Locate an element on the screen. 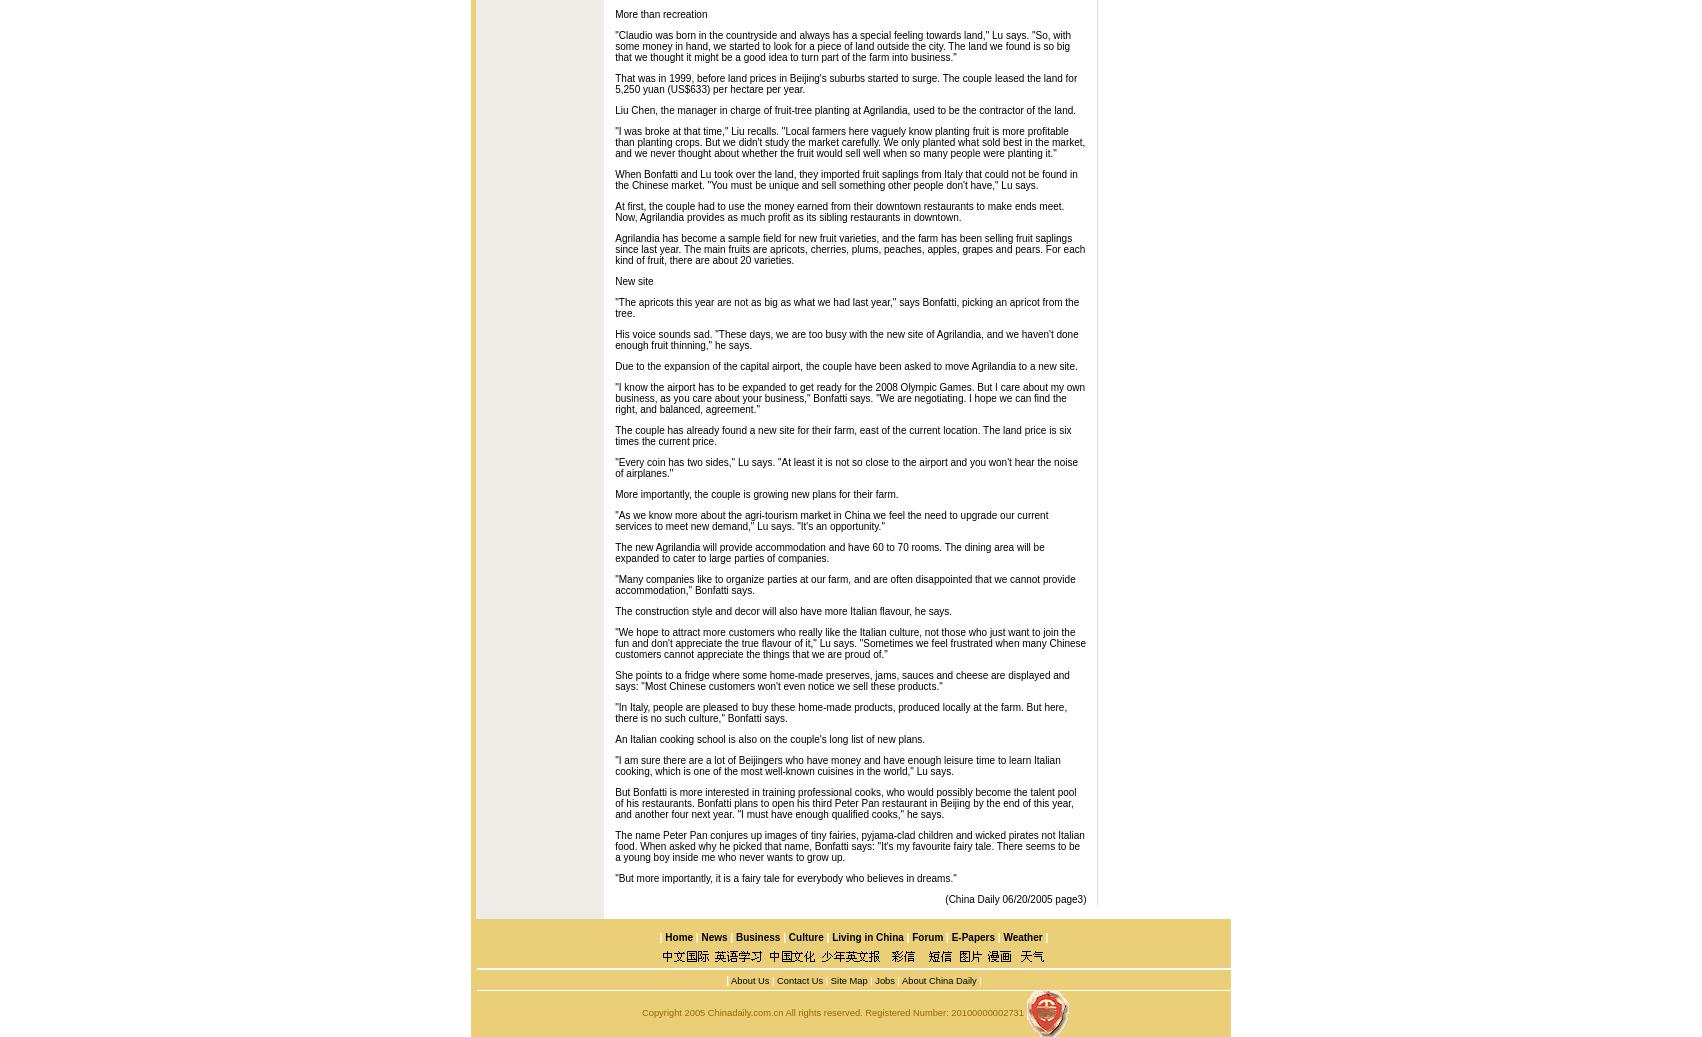  'Jobs' is located at coordinates (871, 979).